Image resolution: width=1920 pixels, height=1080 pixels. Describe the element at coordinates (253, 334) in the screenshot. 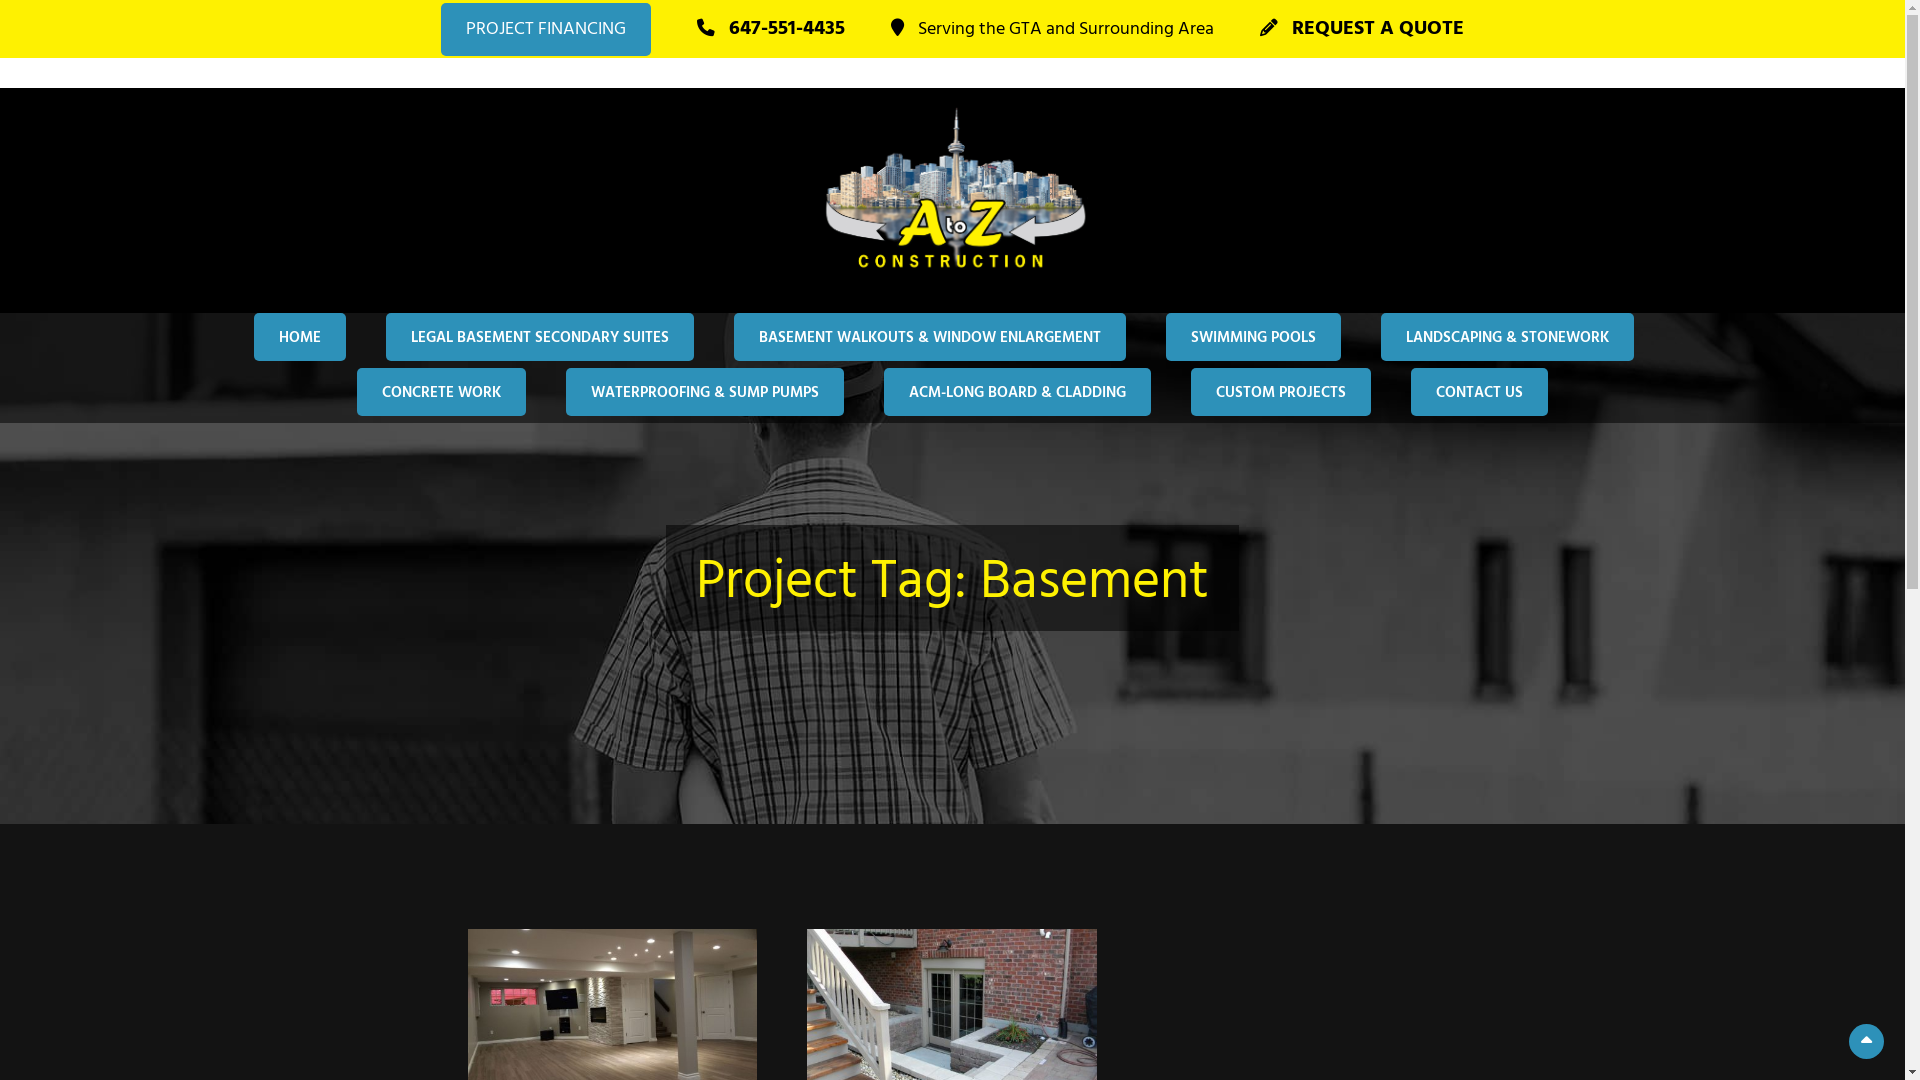

I see `'HOME'` at that location.